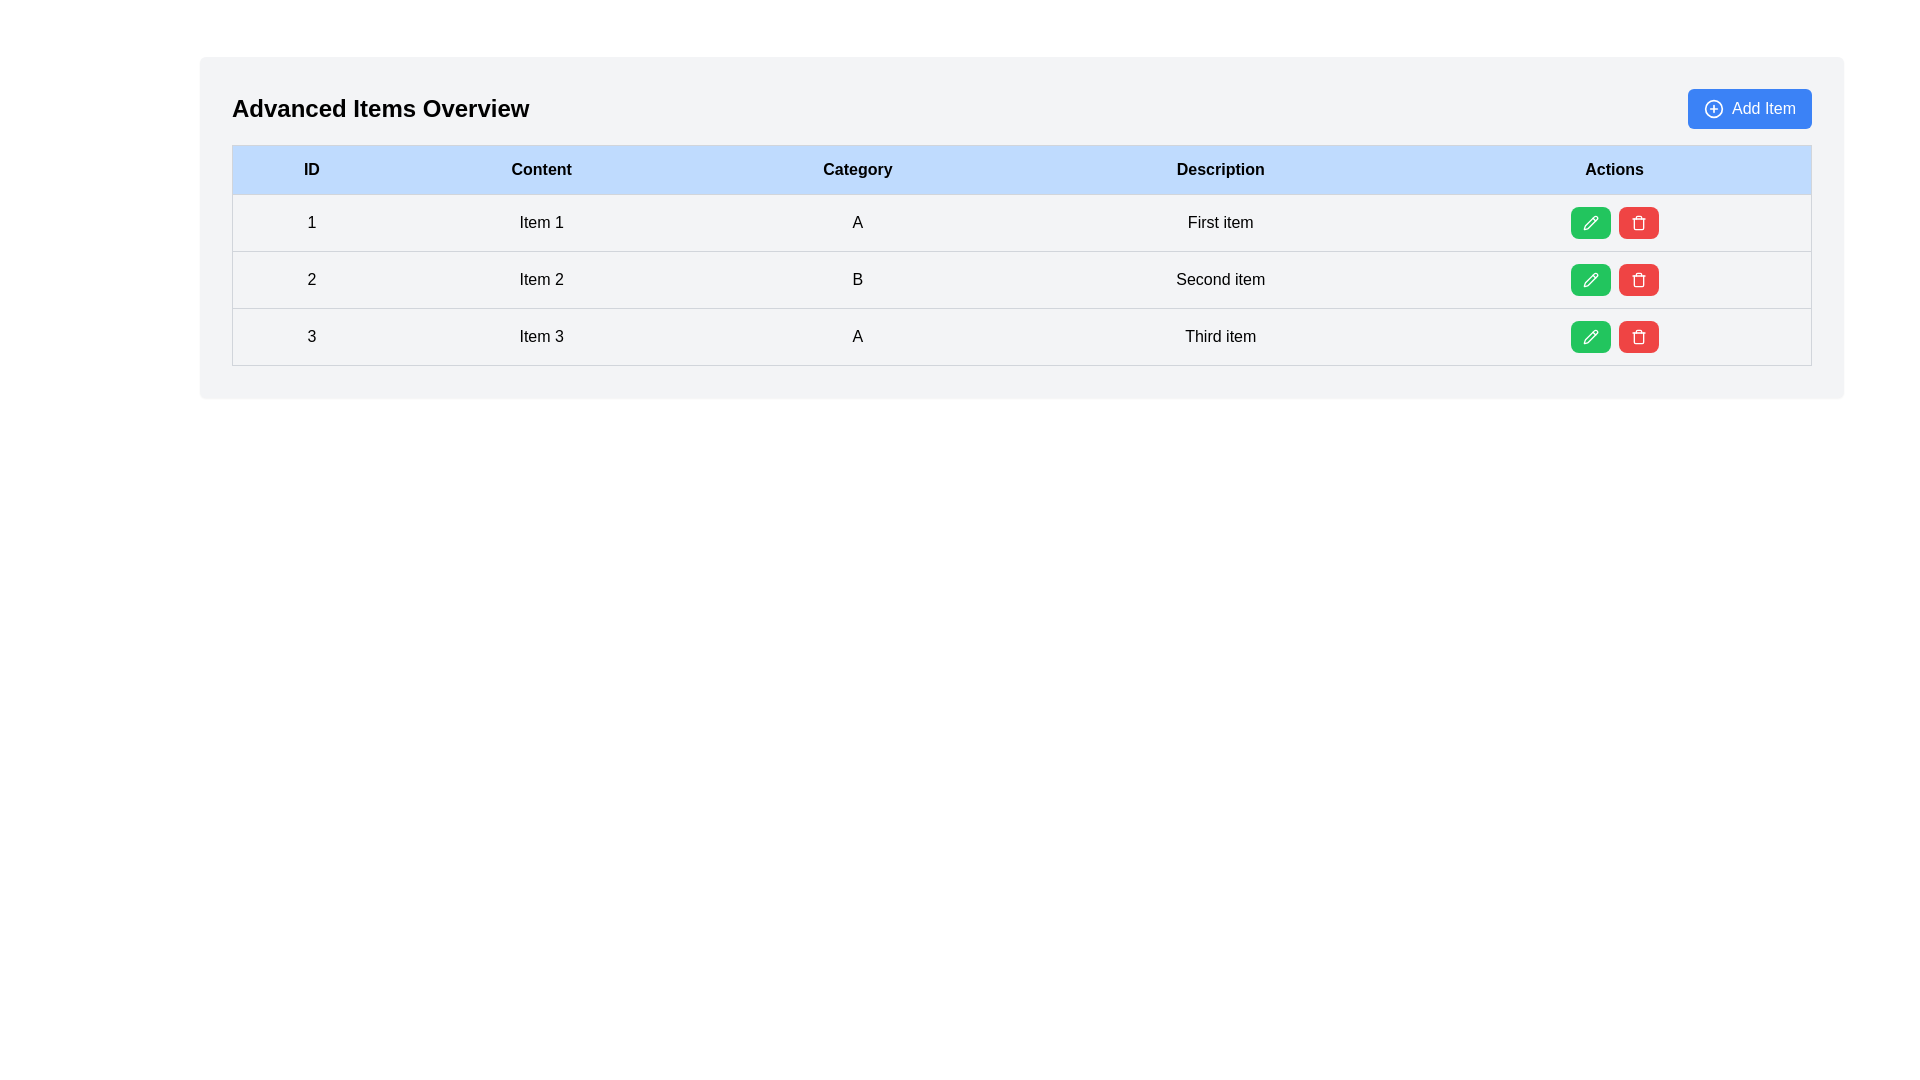 The image size is (1920, 1080). Describe the element at coordinates (1588, 335) in the screenshot. I see `the green button with a white pencil icon in the 'Actions' column of the last row` at that location.